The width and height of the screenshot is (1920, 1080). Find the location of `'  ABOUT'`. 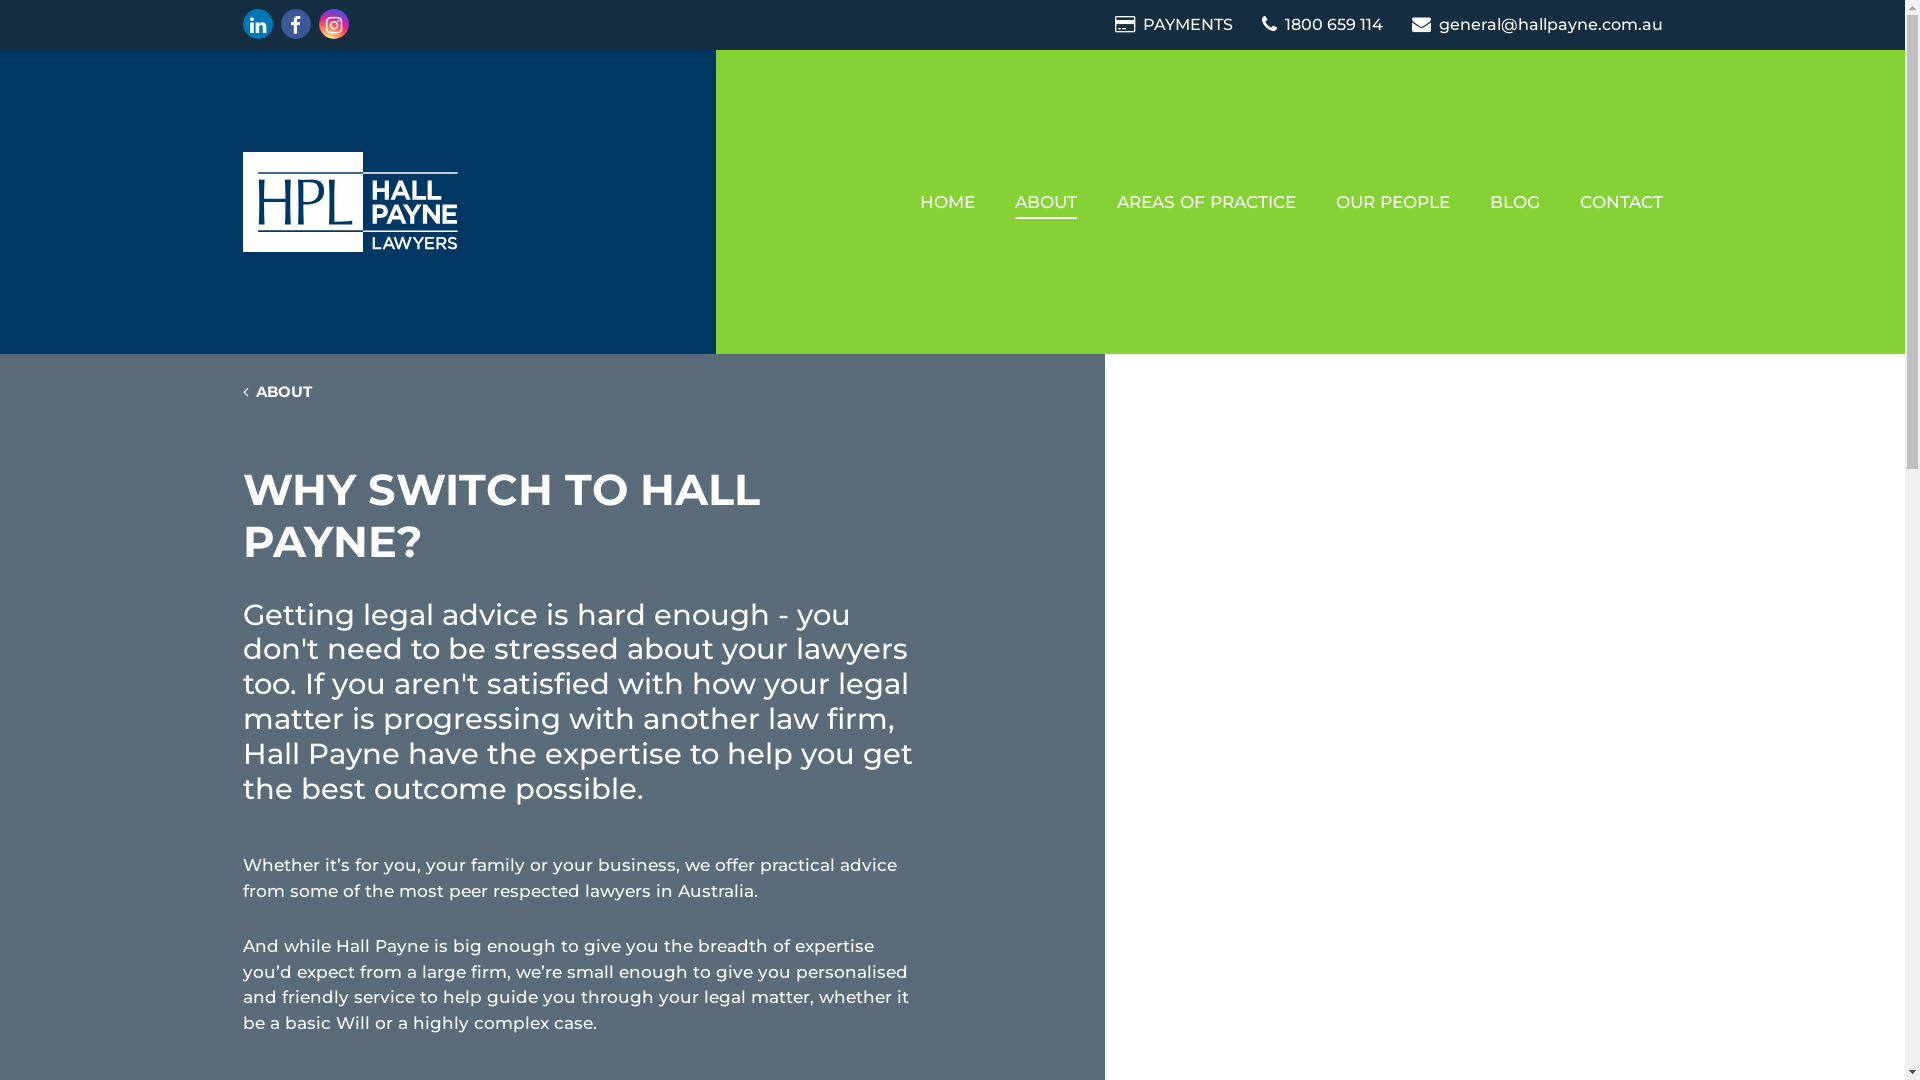

'  ABOUT' is located at coordinates (275, 392).